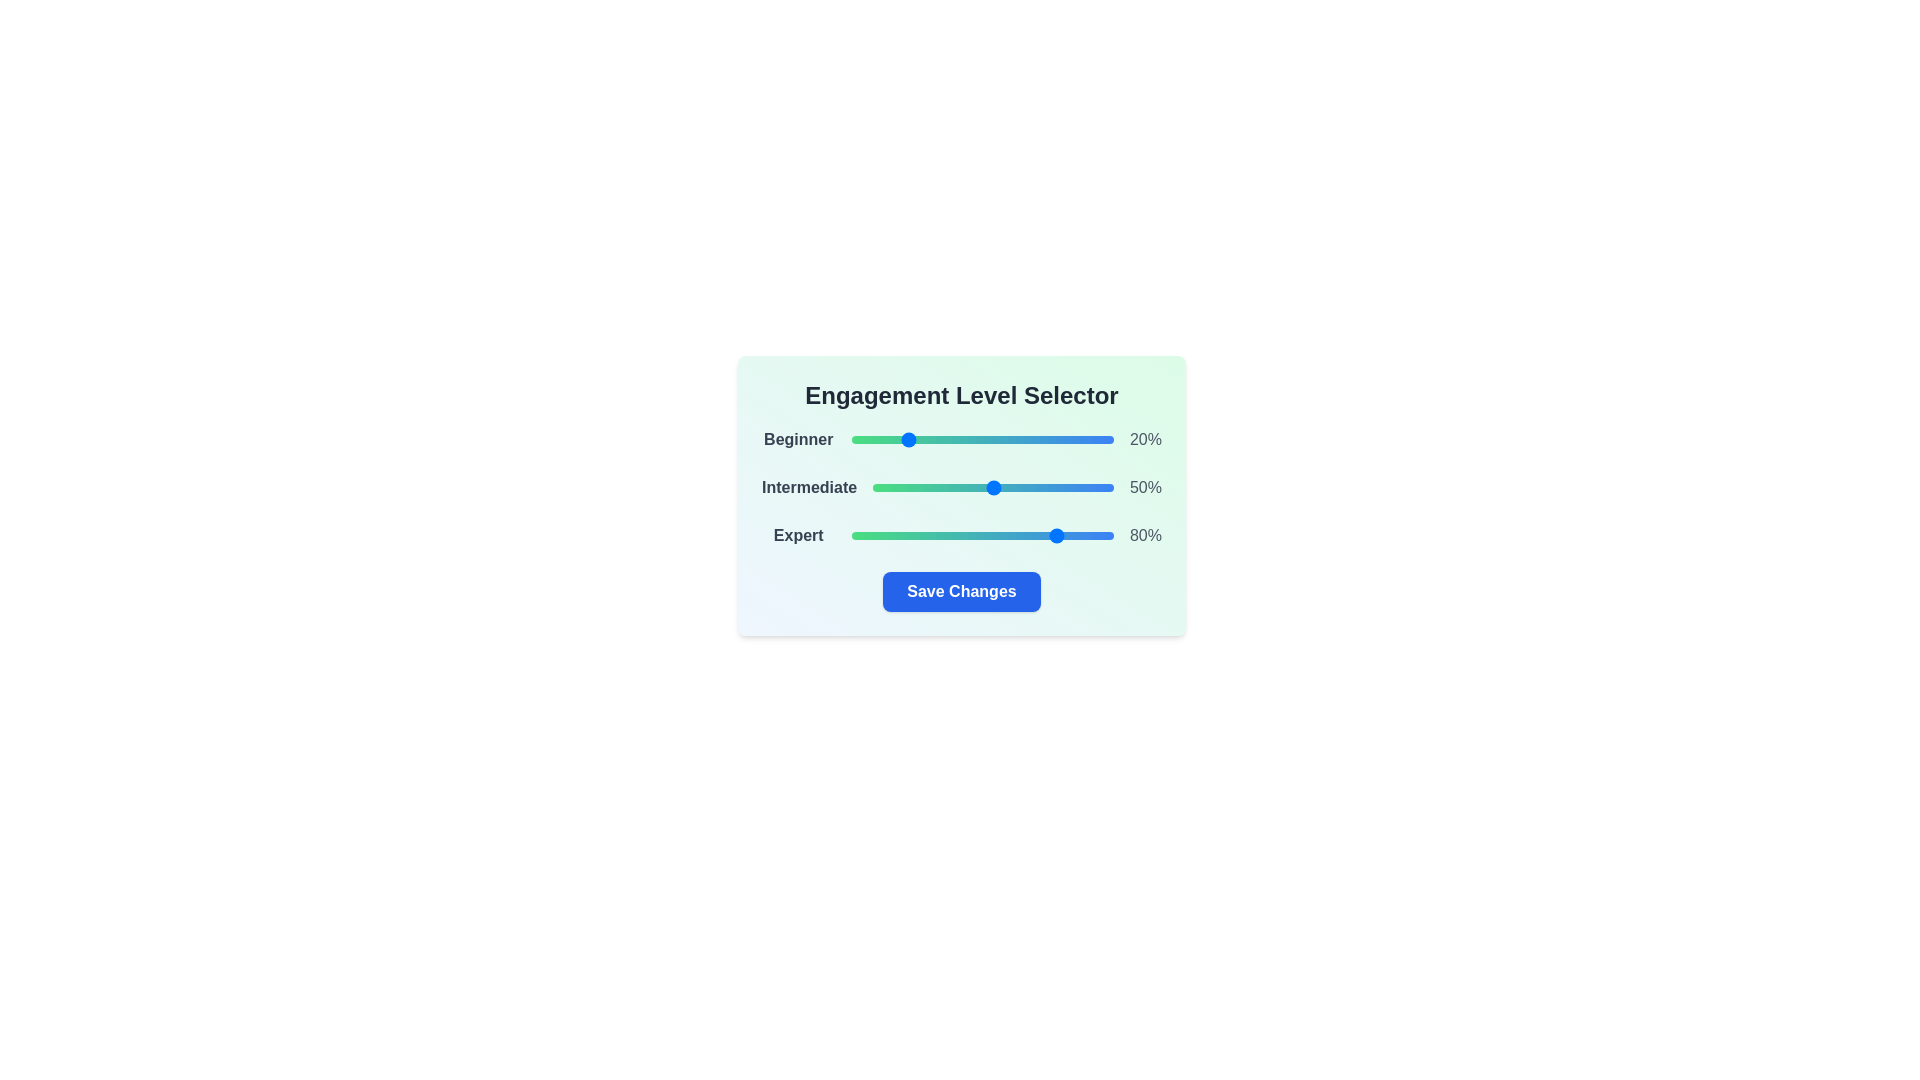  I want to click on 'Save Changes' button to save the engagement levels, so click(961, 590).